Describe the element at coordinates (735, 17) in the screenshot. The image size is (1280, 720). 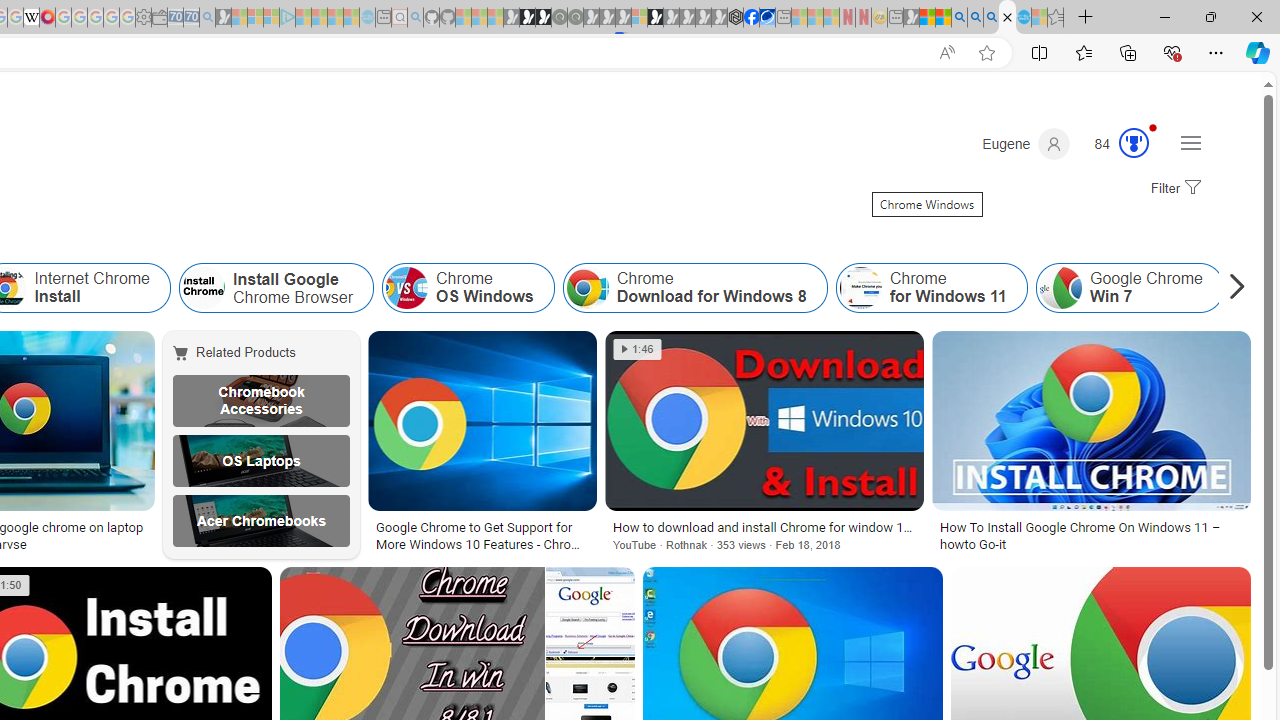
I see `'Nordace - Cooler Bags'` at that location.